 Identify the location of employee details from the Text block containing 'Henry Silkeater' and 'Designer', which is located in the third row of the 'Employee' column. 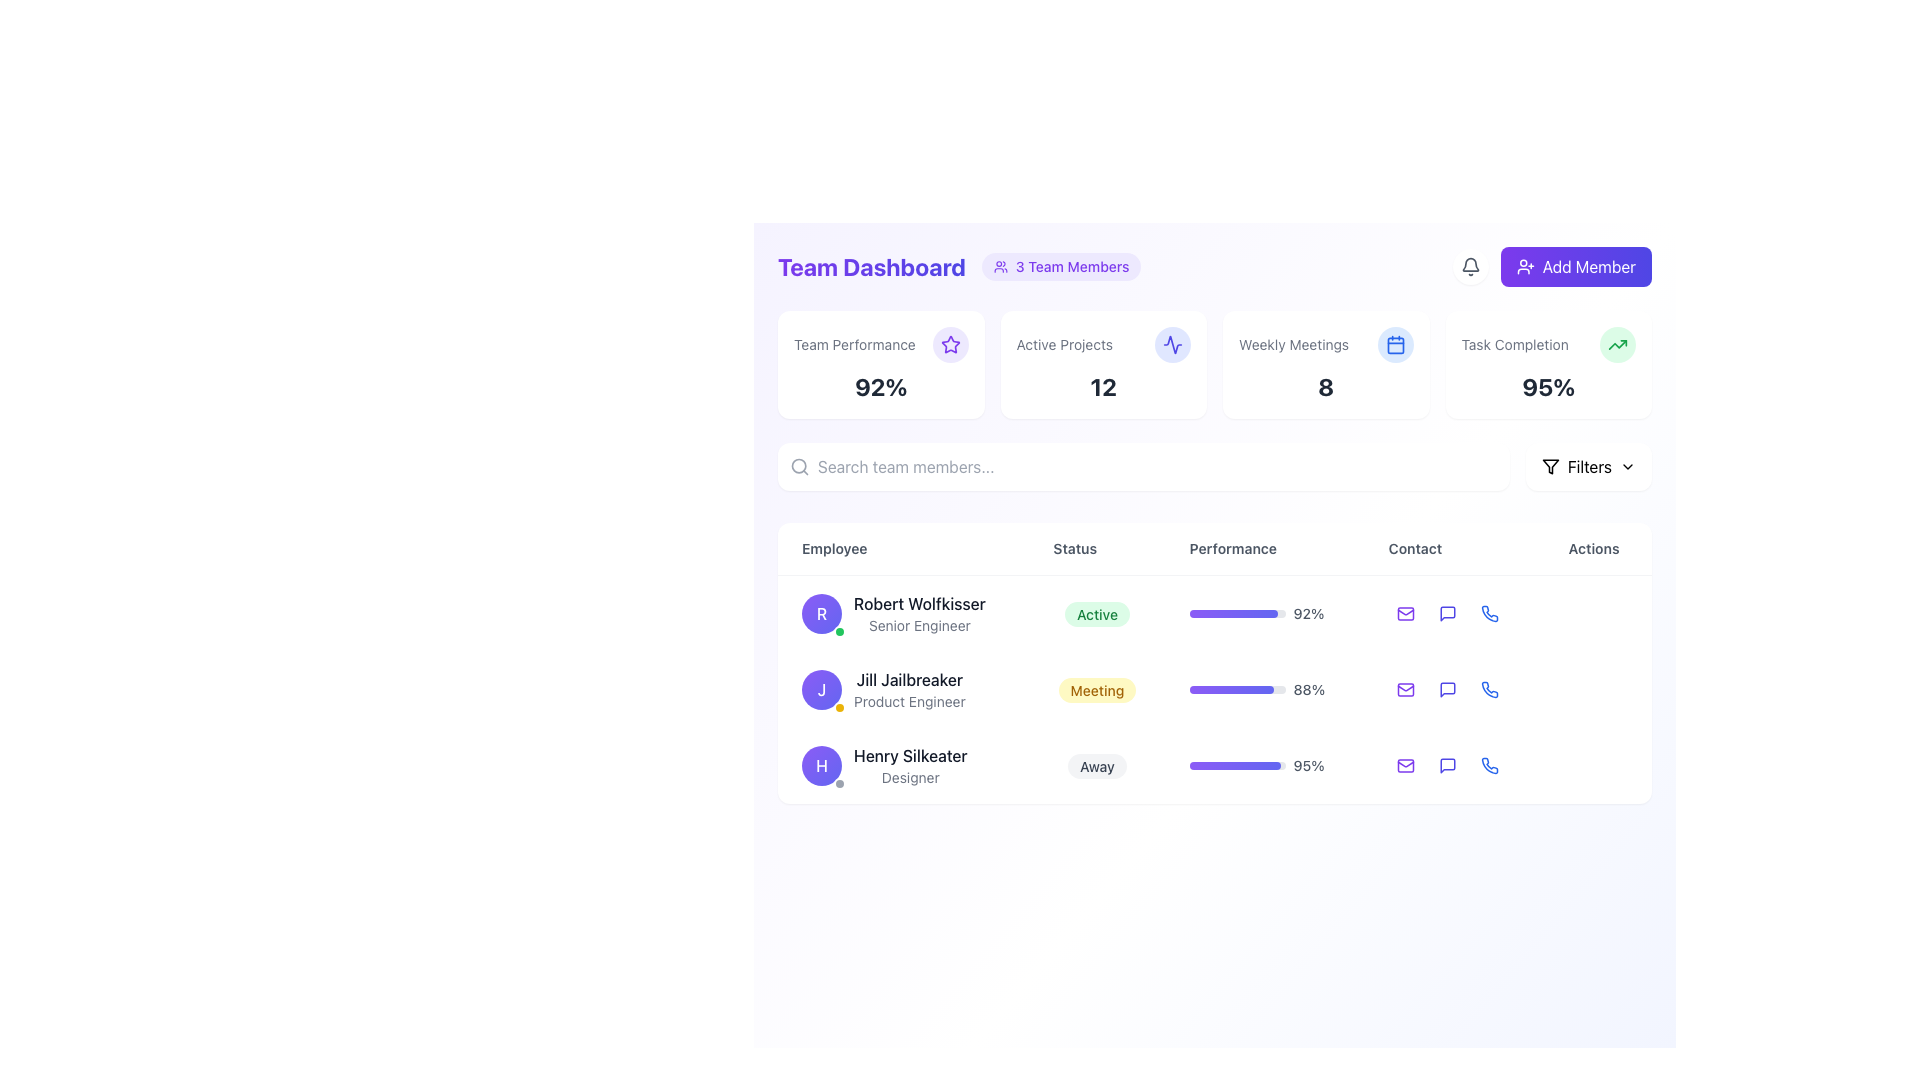
(902, 765).